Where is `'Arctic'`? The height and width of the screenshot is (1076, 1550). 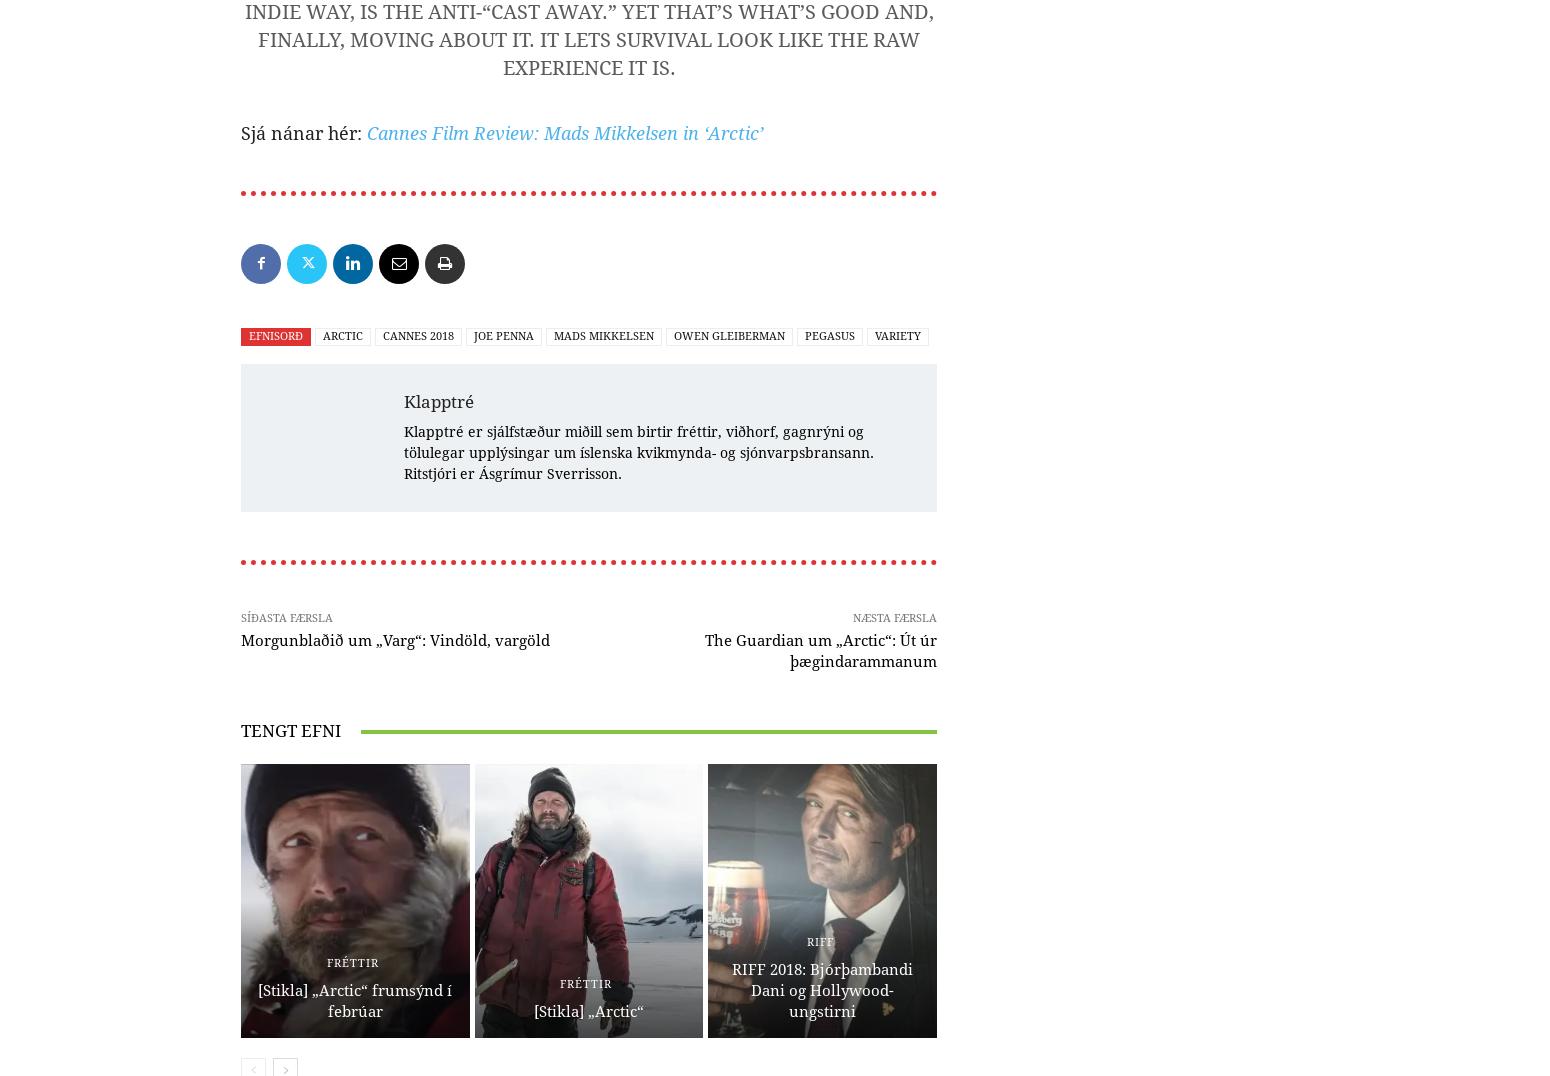 'Arctic' is located at coordinates (342, 335).